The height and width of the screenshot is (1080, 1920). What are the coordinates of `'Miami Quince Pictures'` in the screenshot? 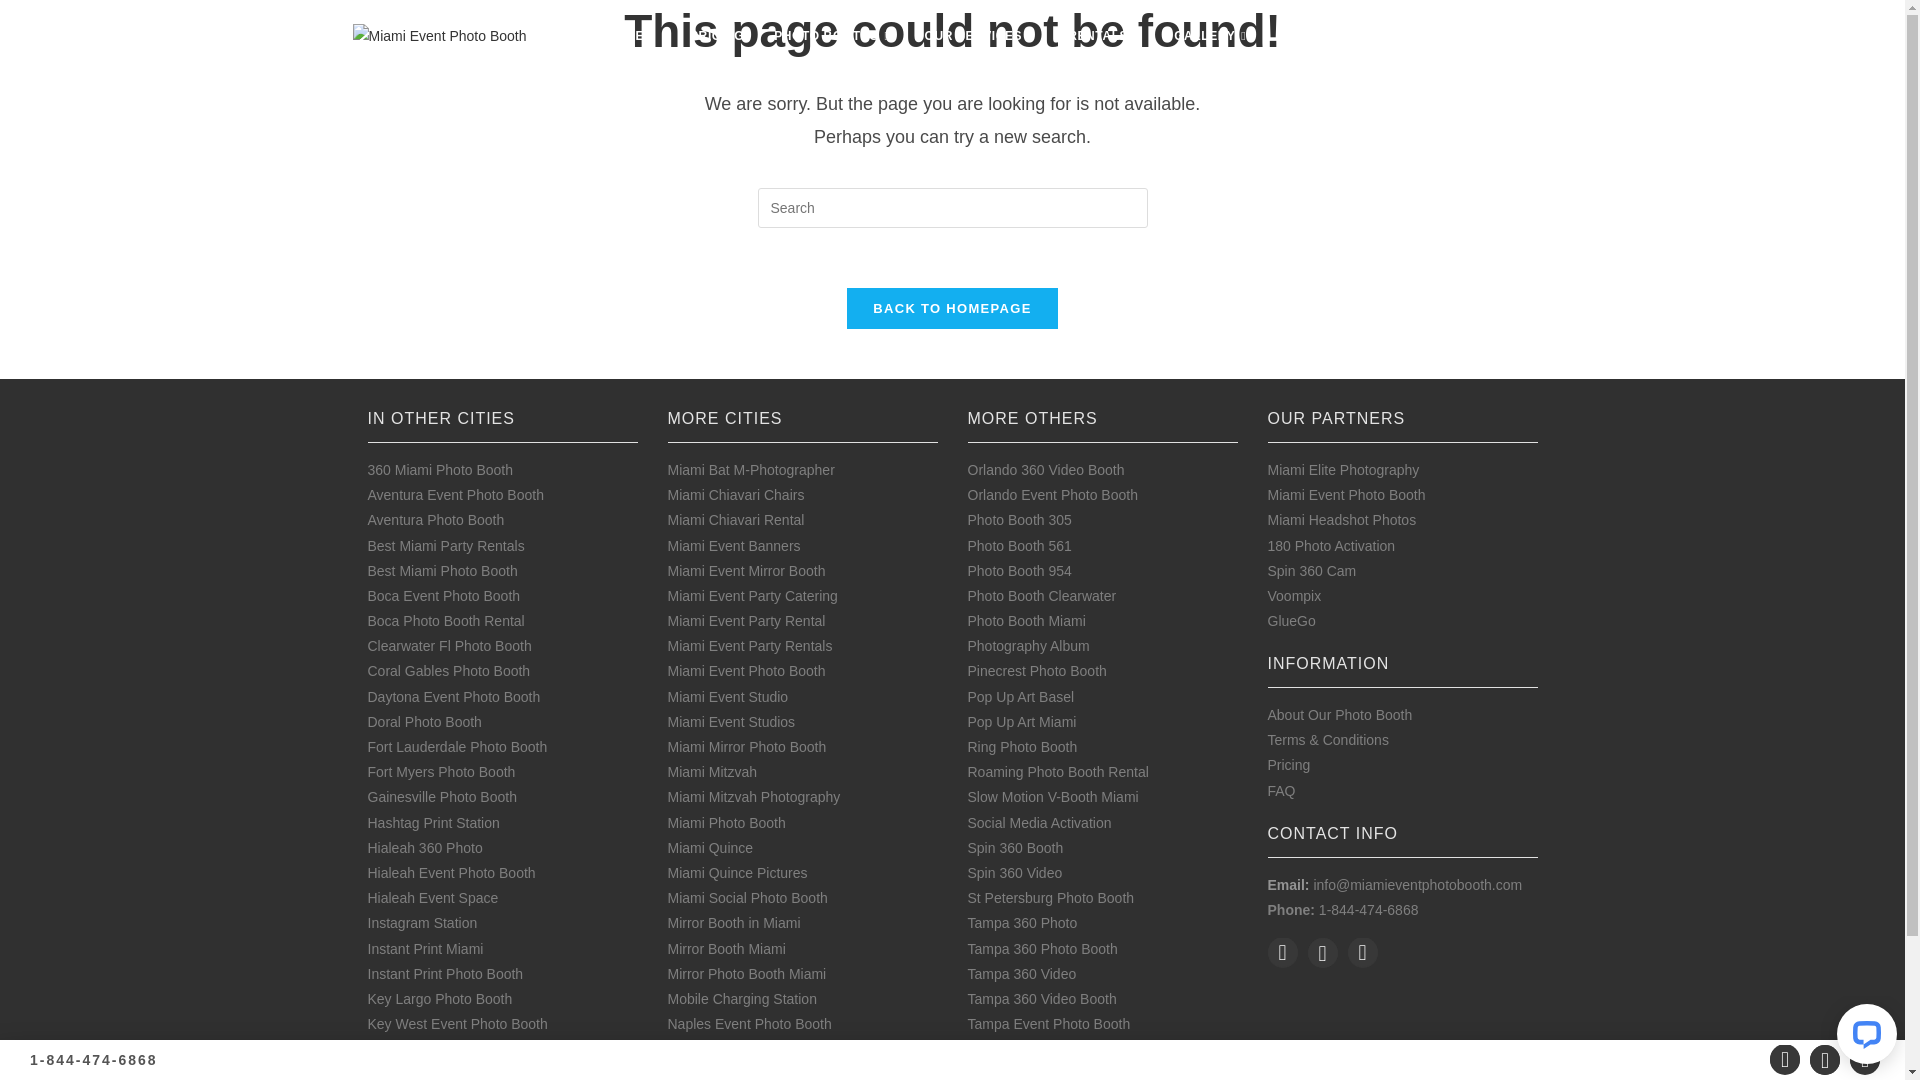 It's located at (737, 871).